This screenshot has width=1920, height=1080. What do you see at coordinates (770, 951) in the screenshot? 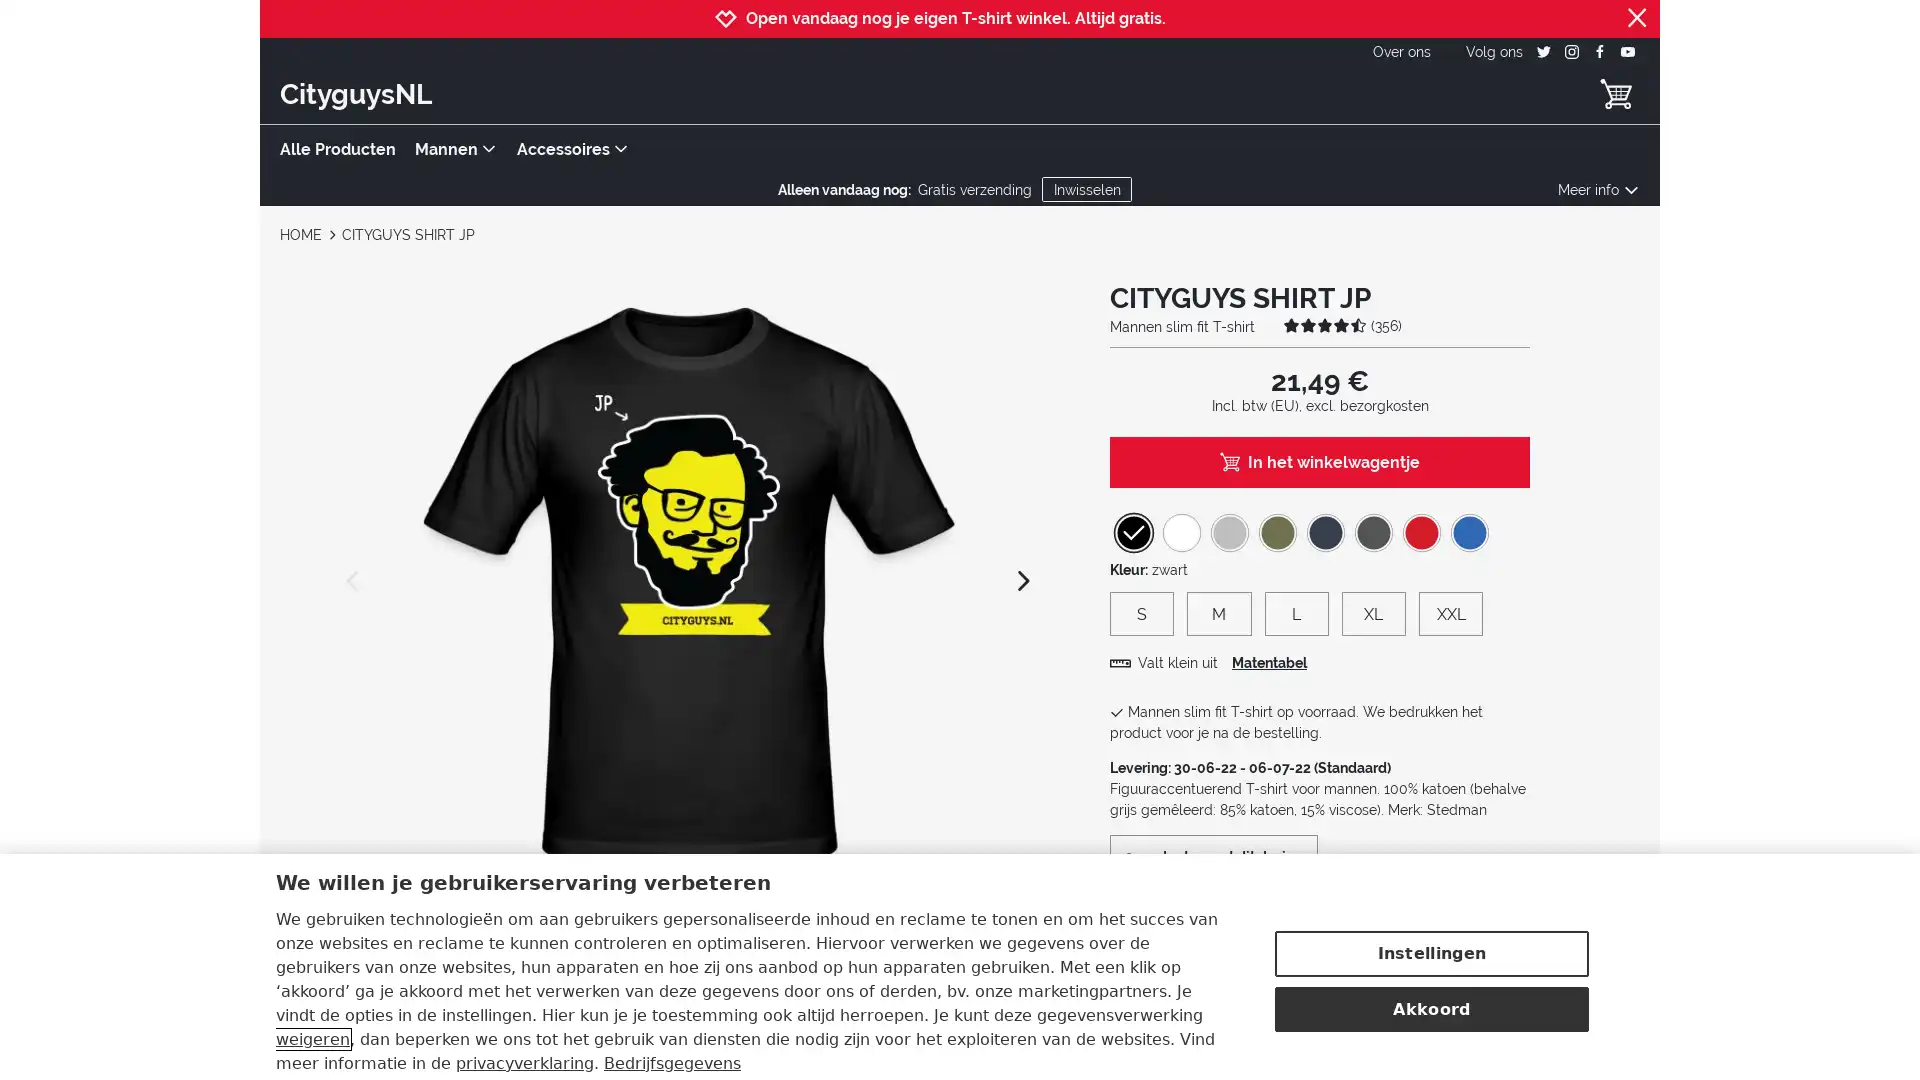
I see `CITYGUYS SHIRT JP view 4` at bounding box center [770, 951].